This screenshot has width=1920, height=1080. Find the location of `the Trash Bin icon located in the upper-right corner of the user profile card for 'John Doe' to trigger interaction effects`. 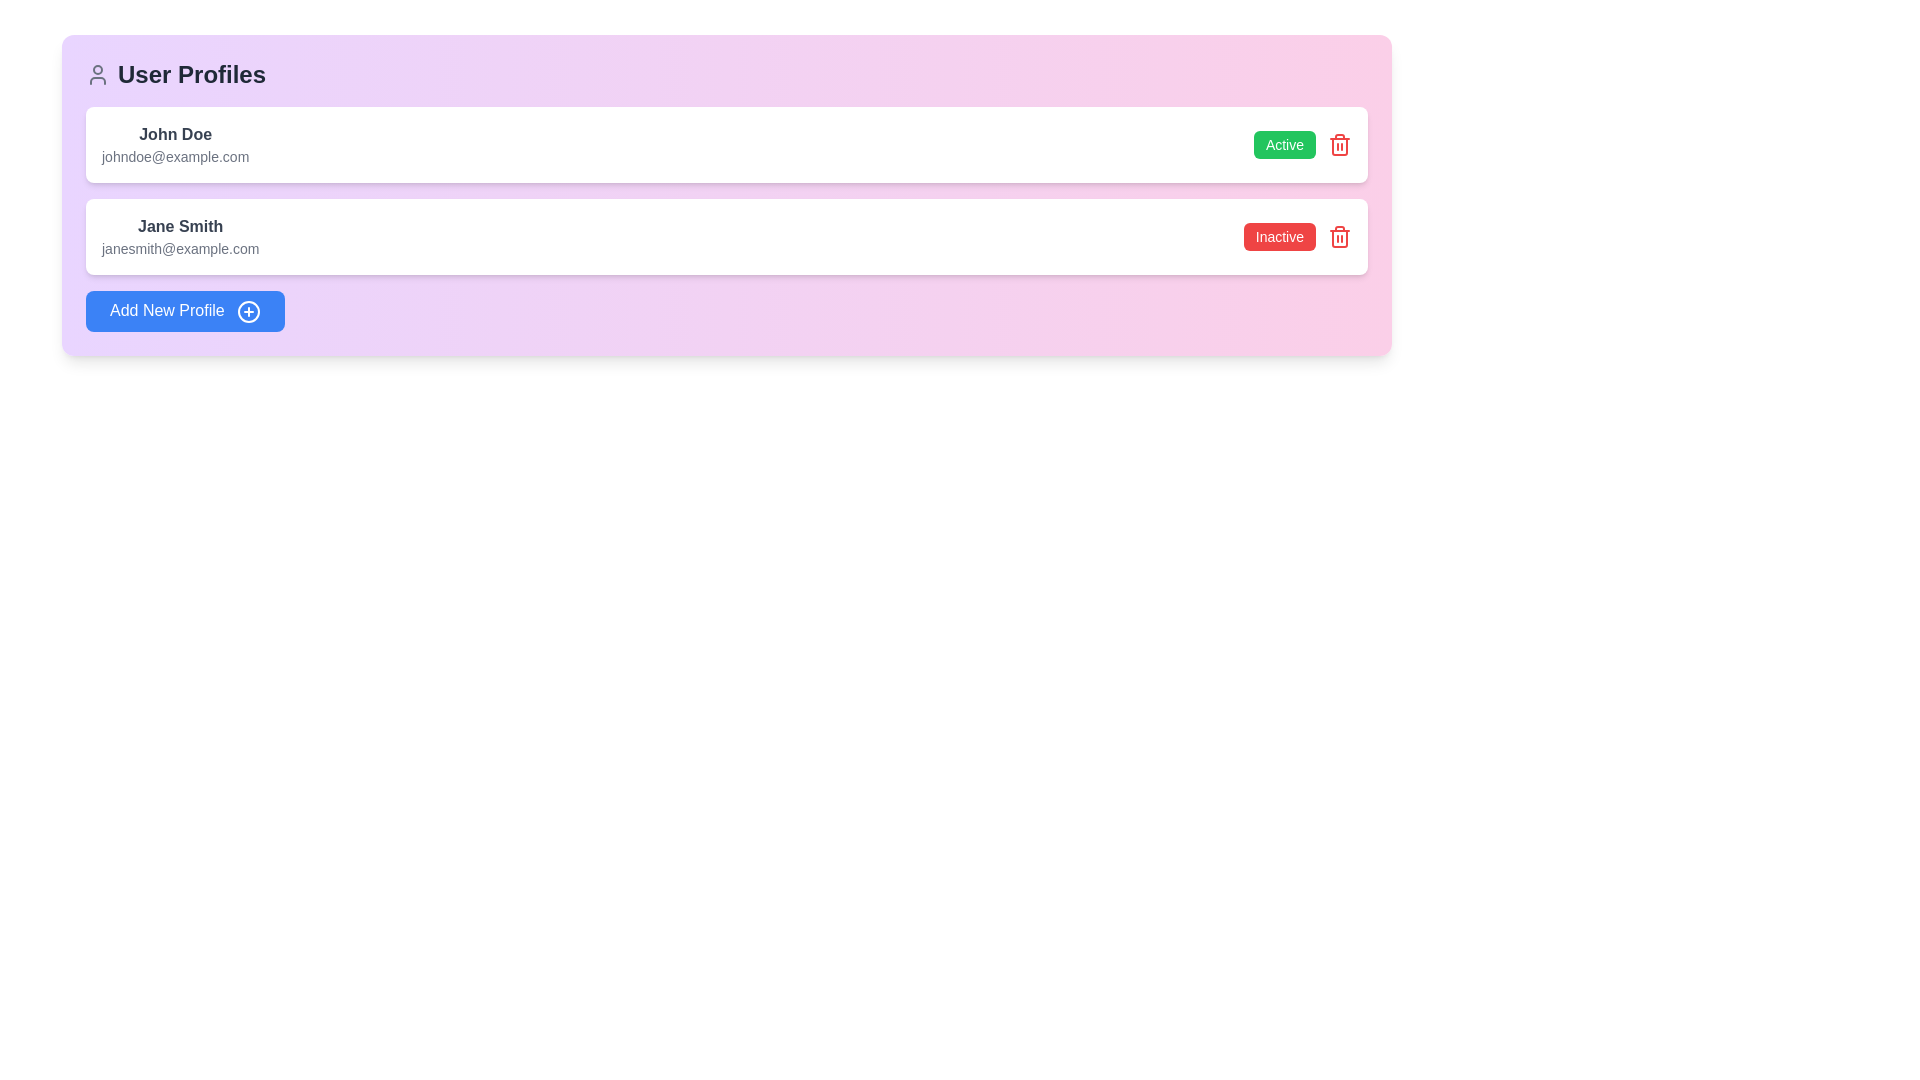

the Trash Bin icon located in the upper-right corner of the user profile card for 'John Doe' to trigger interaction effects is located at coordinates (1339, 144).